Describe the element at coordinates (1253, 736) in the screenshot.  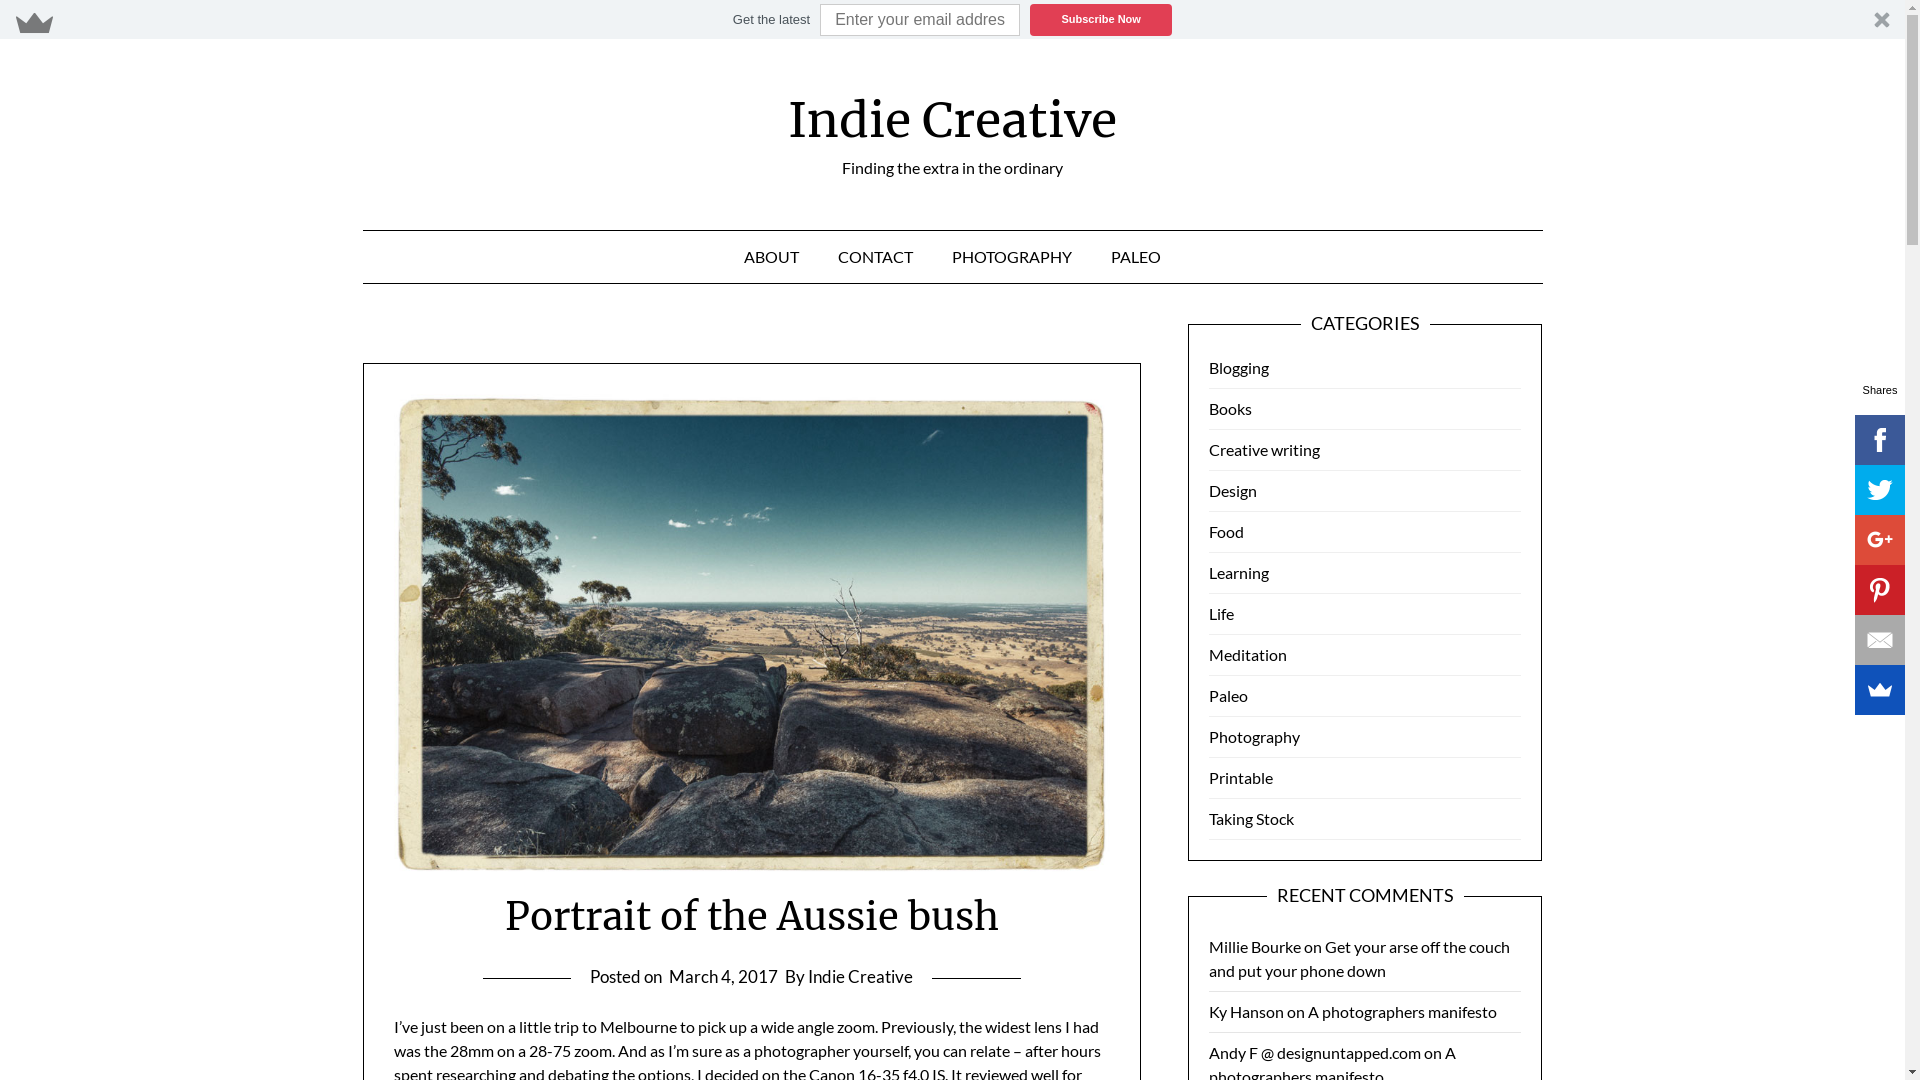
I see `'Photography'` at that location.